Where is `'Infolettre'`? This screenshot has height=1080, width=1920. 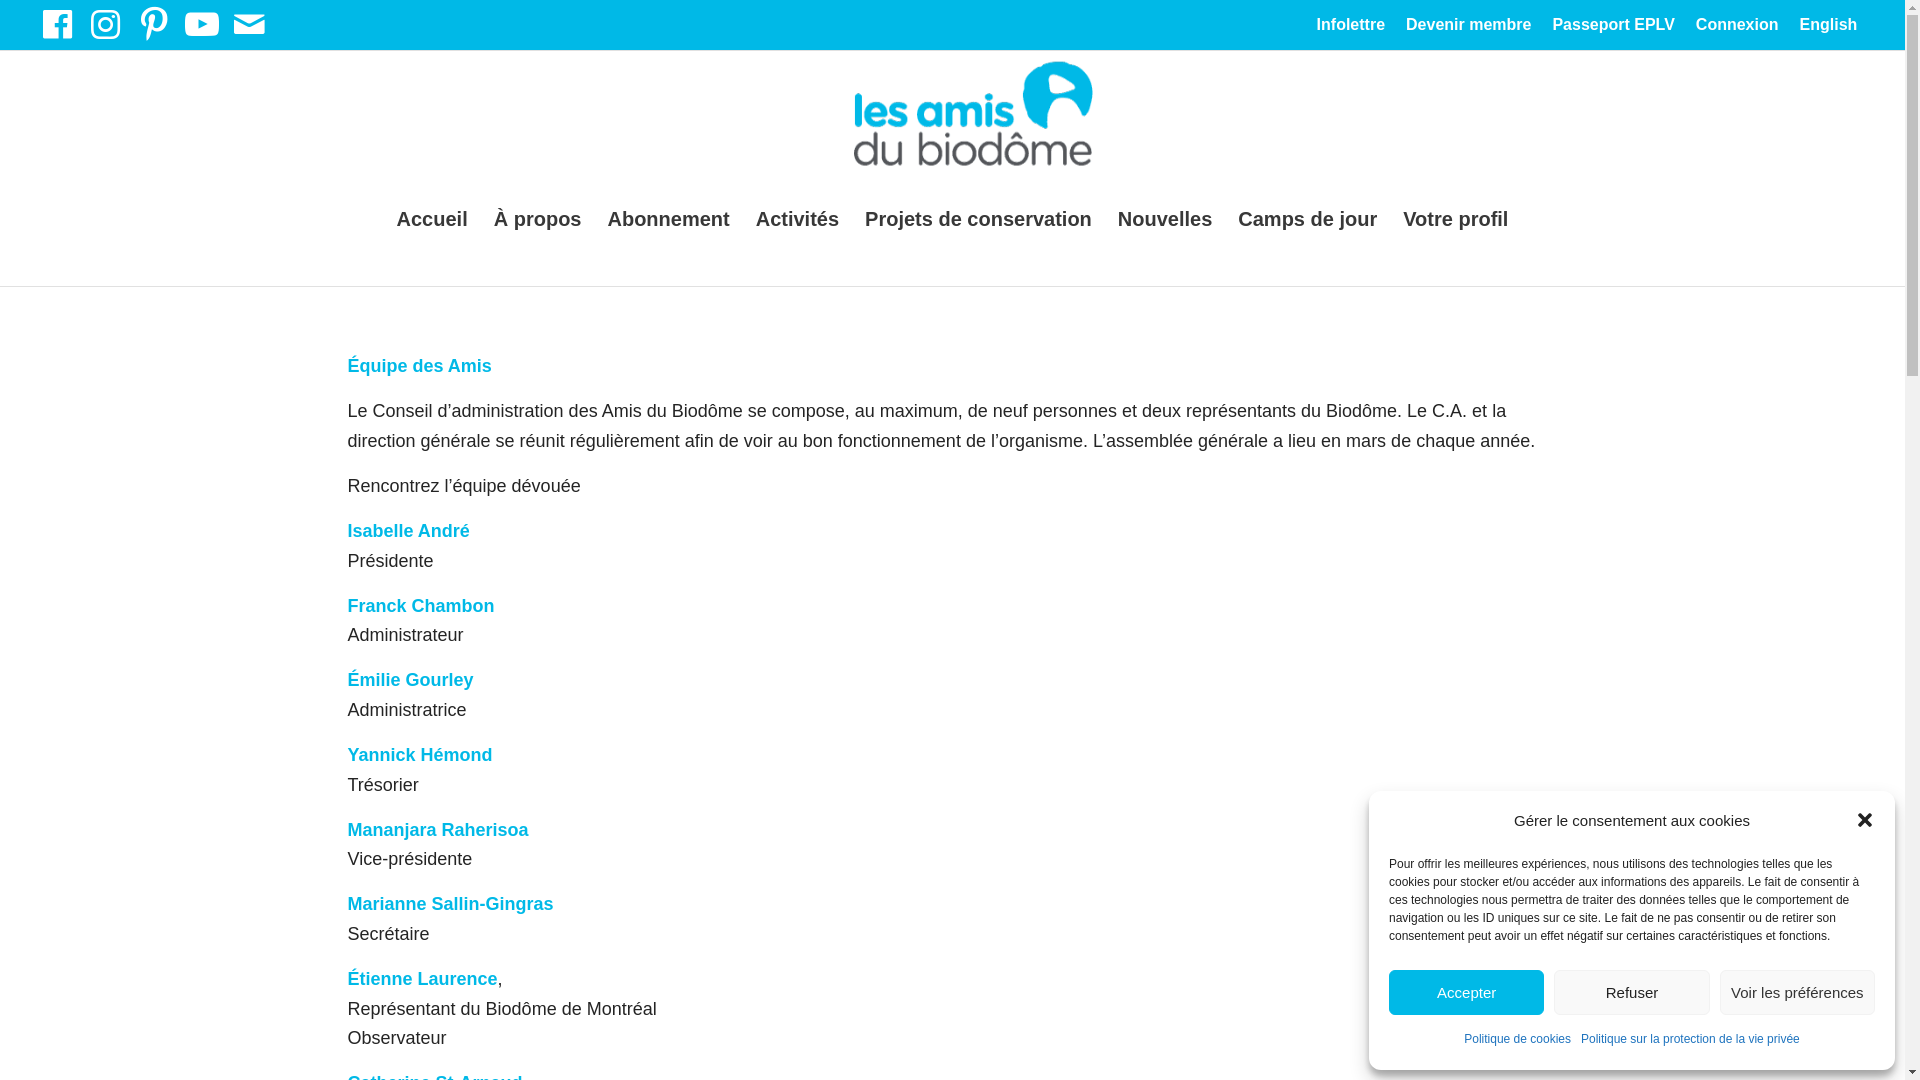 'Infolettre' is located at coordinates (1350, 27).